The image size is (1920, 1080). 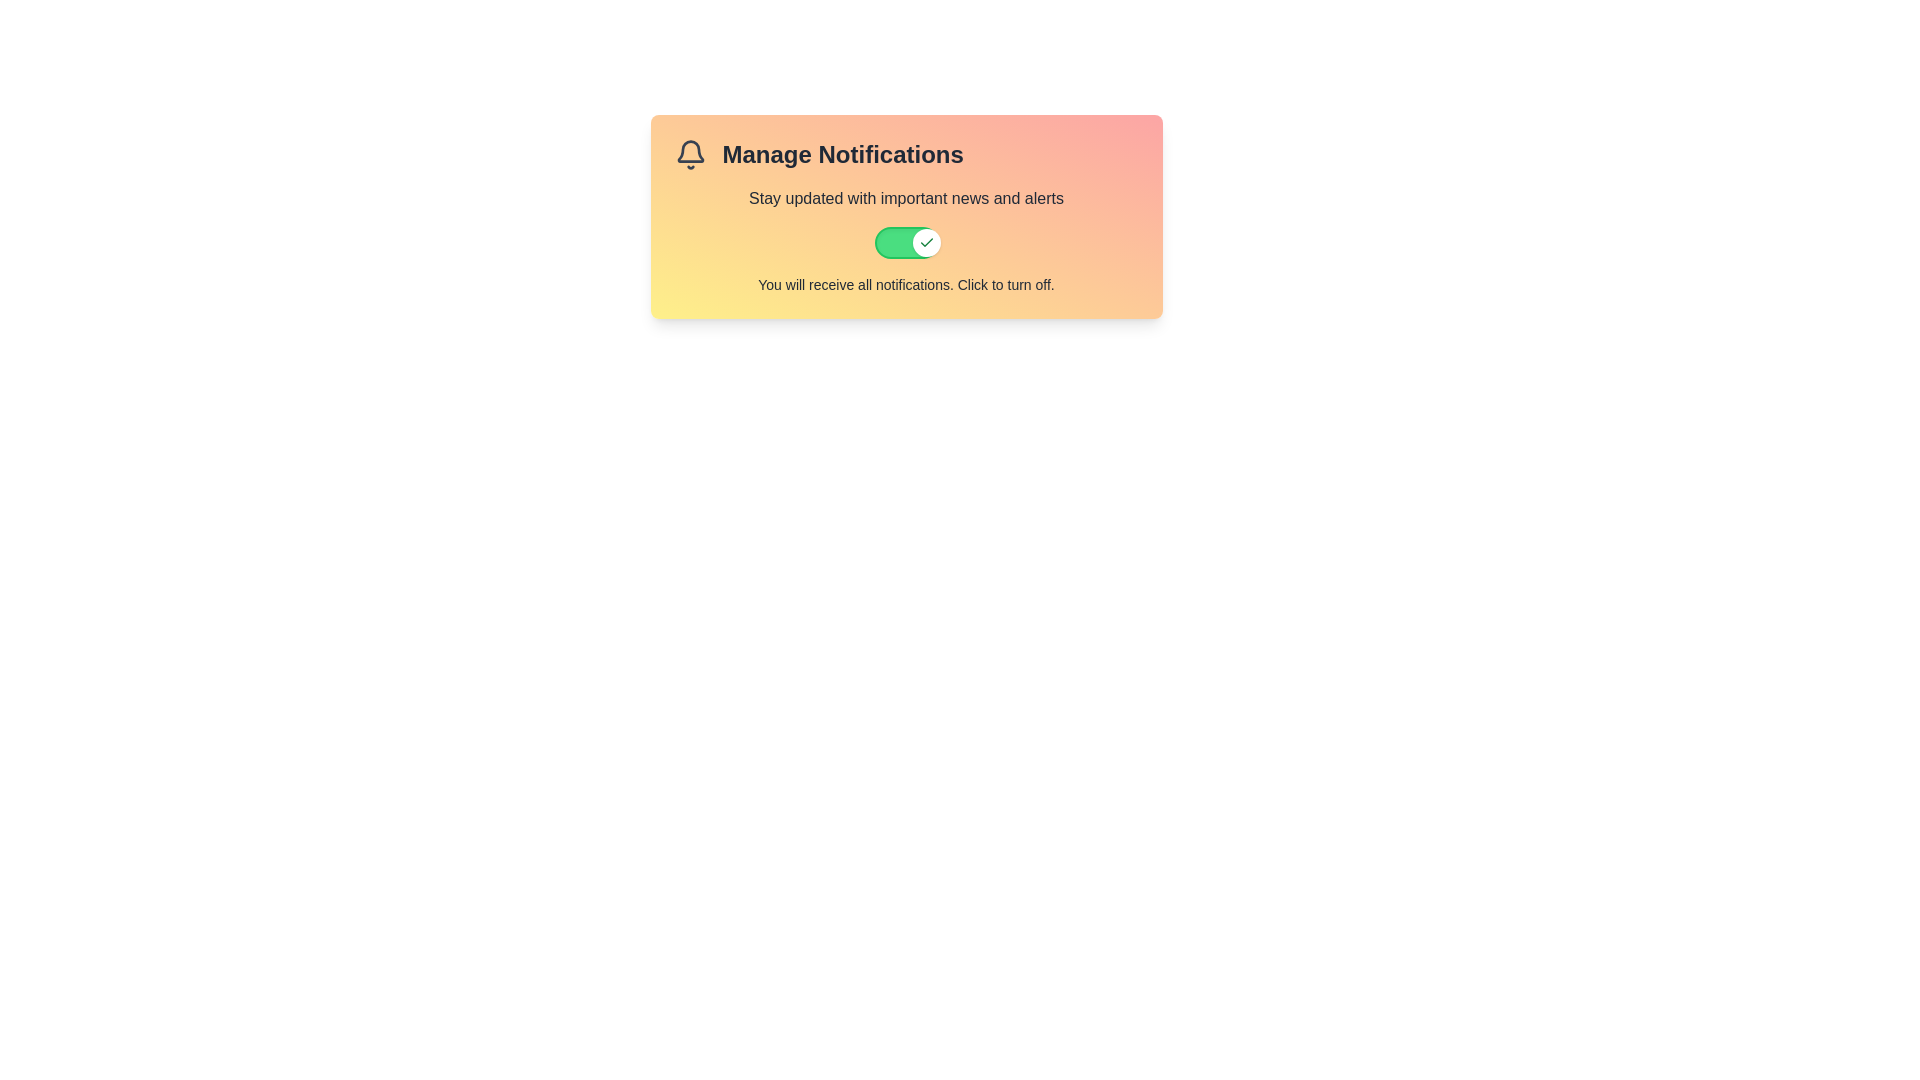 What do you see at coordinates (843, 153) in the screenshot?
I see `the 'Manage Notifications' header text, which is styled in bold and enlarged font, located on the notification management card to the right of the bell icon` at bounding box center [843, 153].